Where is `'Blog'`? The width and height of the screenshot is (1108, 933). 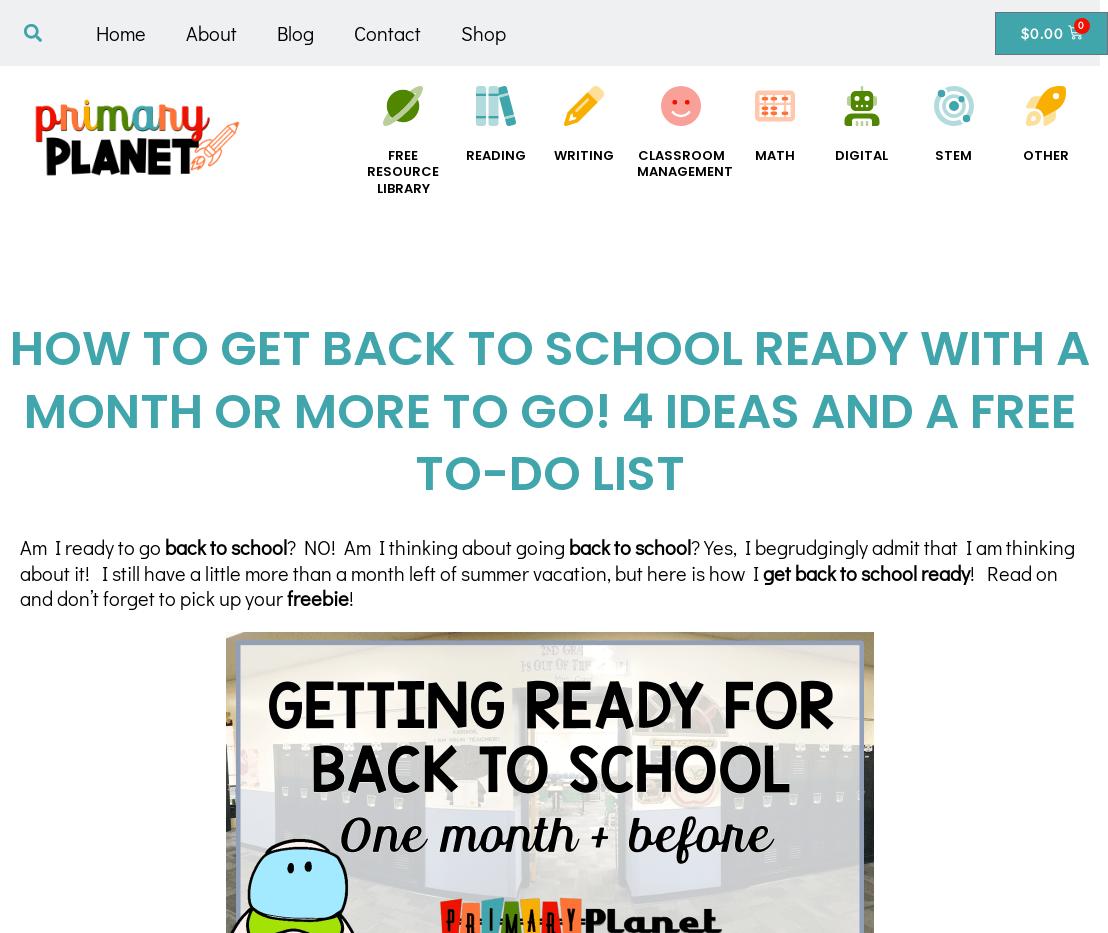
'Blog' is located at coordinates (295, 32).